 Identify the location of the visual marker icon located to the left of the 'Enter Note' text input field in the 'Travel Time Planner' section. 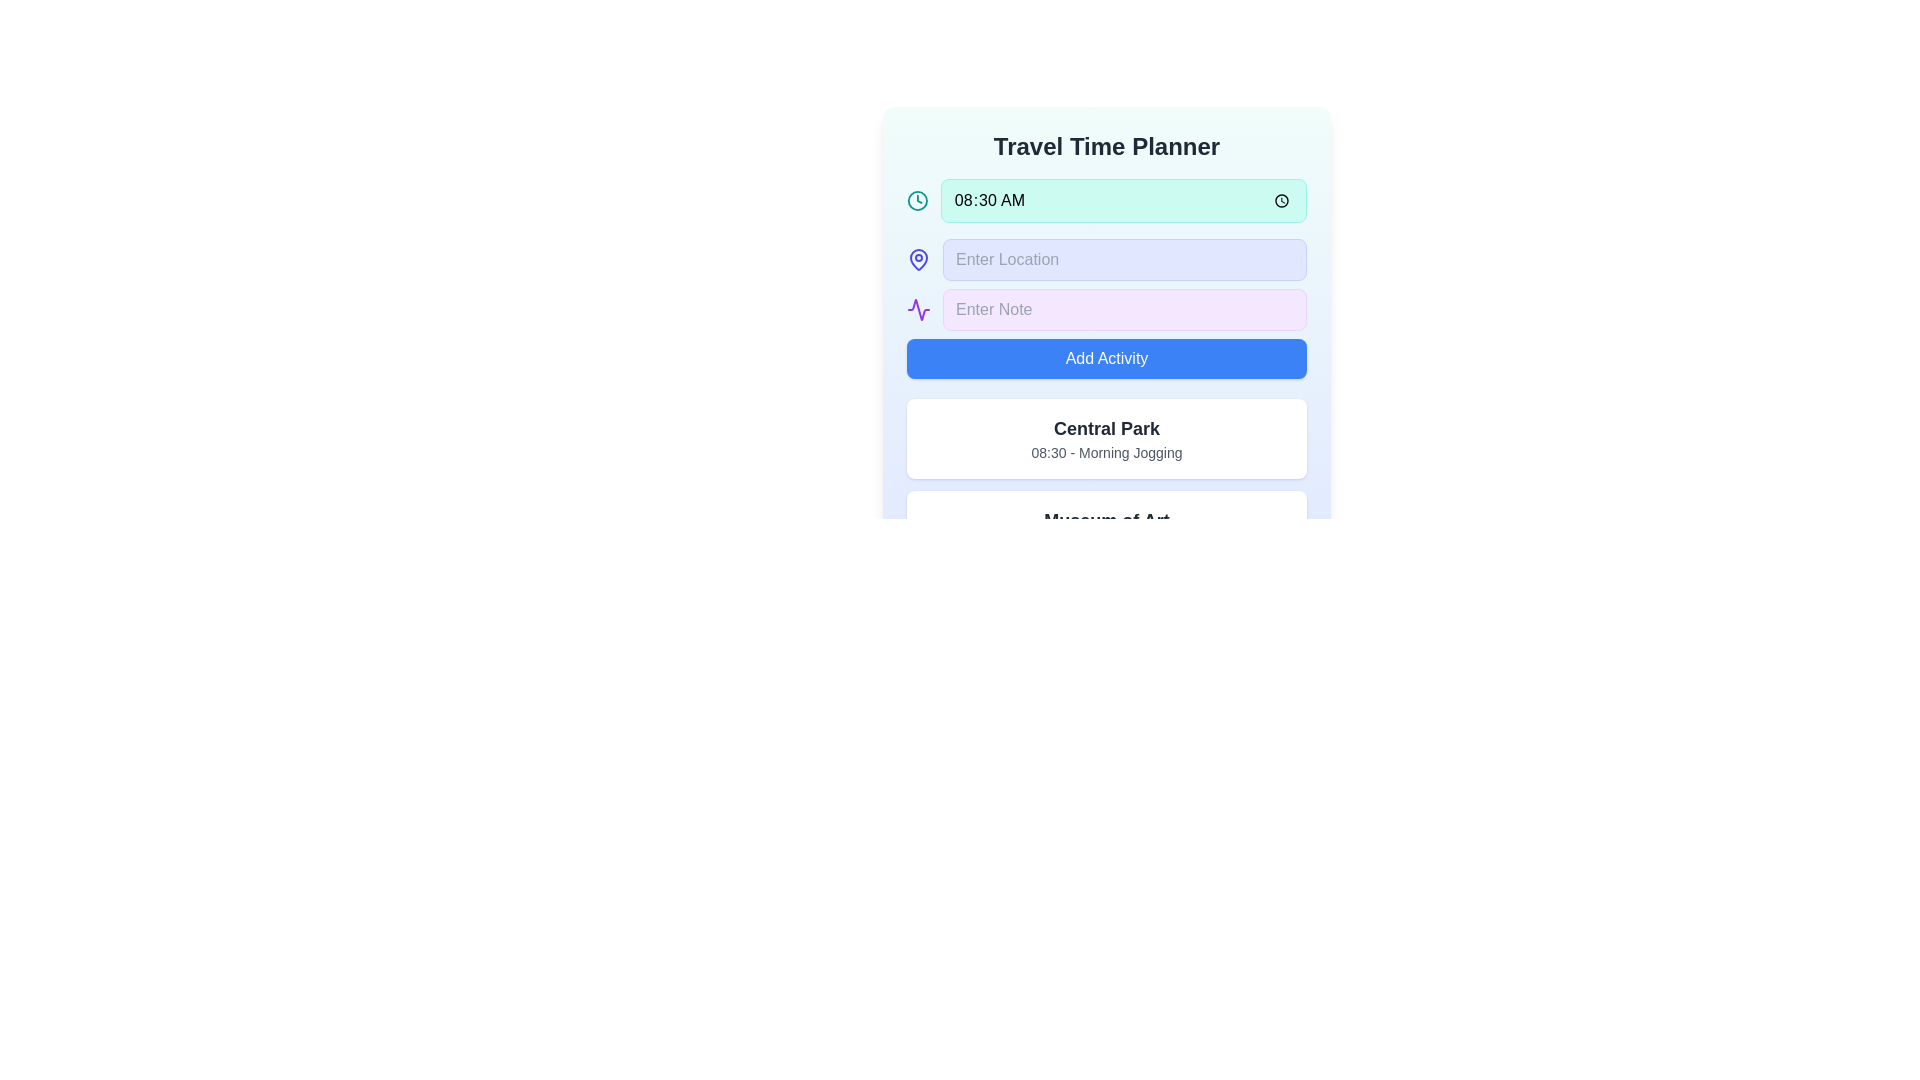
(917, 309).